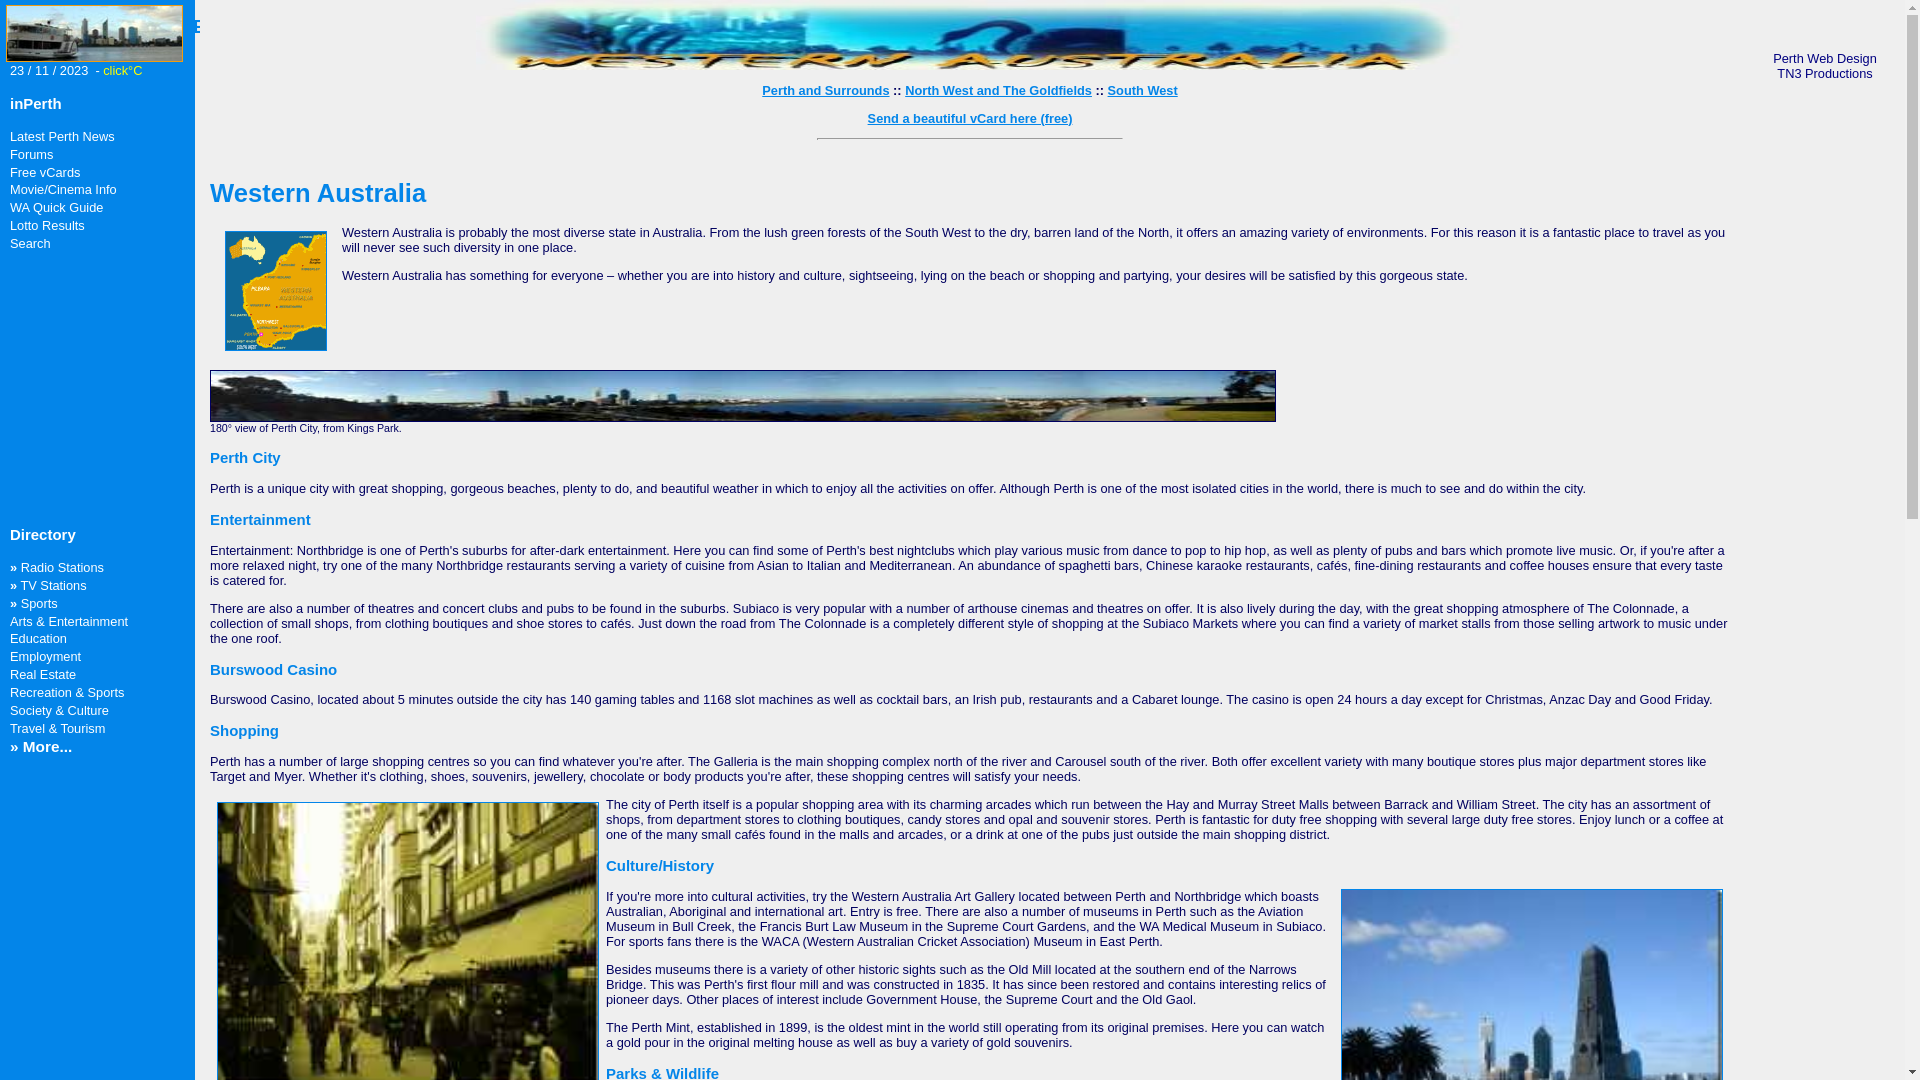  What do you see at coordinates (62, 135) in the screenshot?
I see `'Latest Perth News'` at bounding box center [62, 135].